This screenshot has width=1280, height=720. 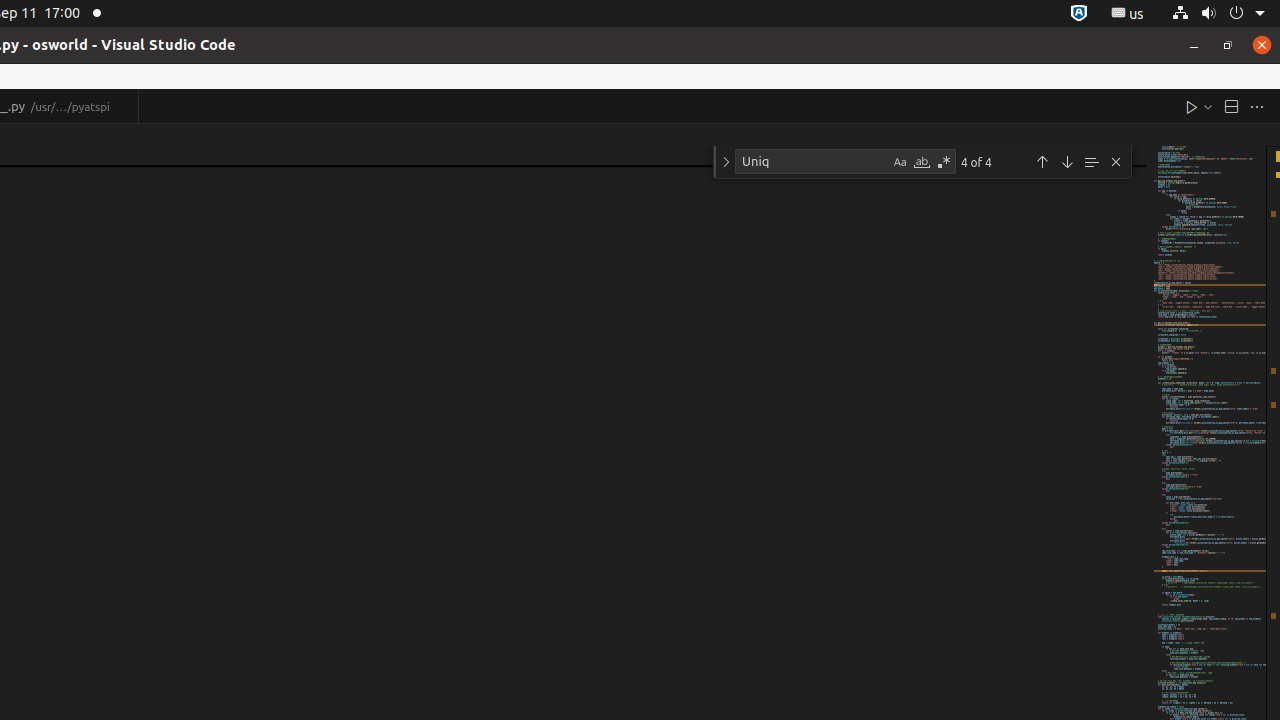 What do you see at coordinates (920, 161) in the screenshot?
I see `'Match Whole Word (Alt+W)'` at bounding box center [920, 161].